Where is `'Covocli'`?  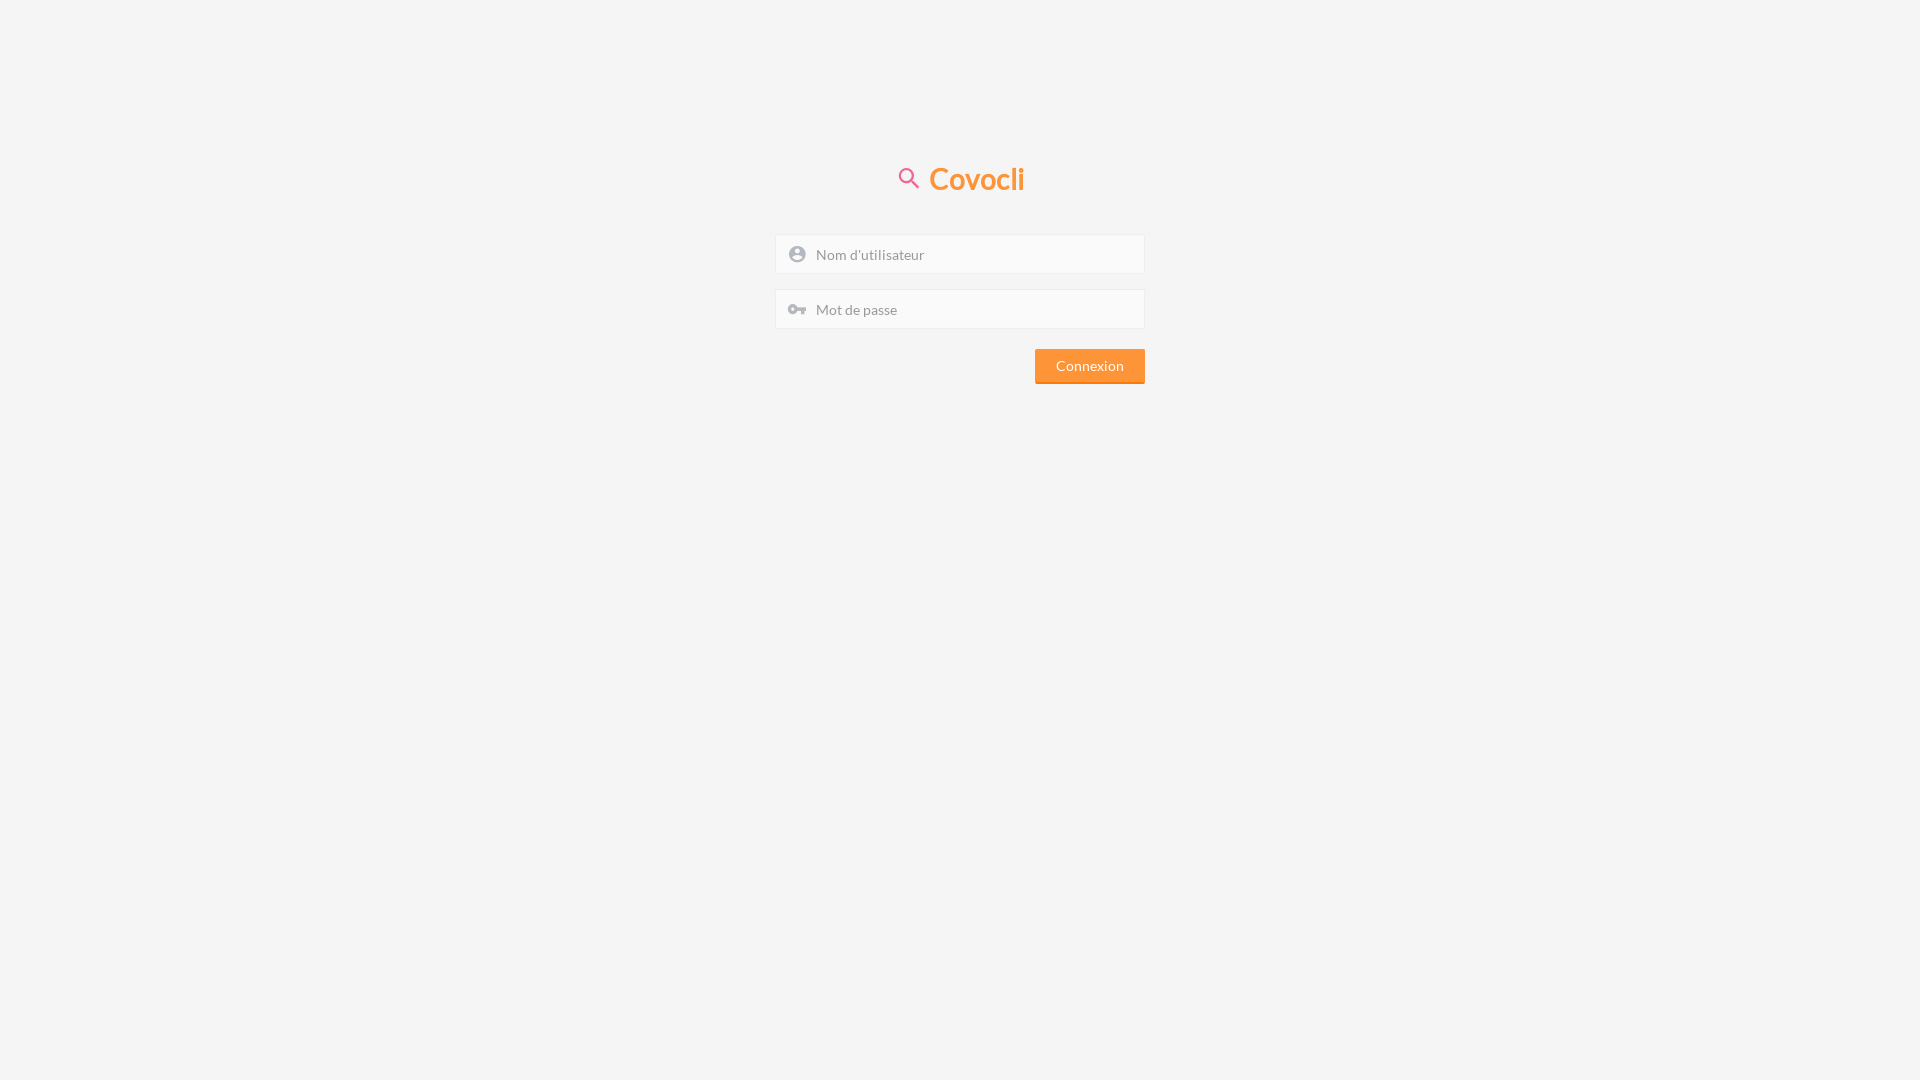
'Covocli' is located at coordinates (893, 177).